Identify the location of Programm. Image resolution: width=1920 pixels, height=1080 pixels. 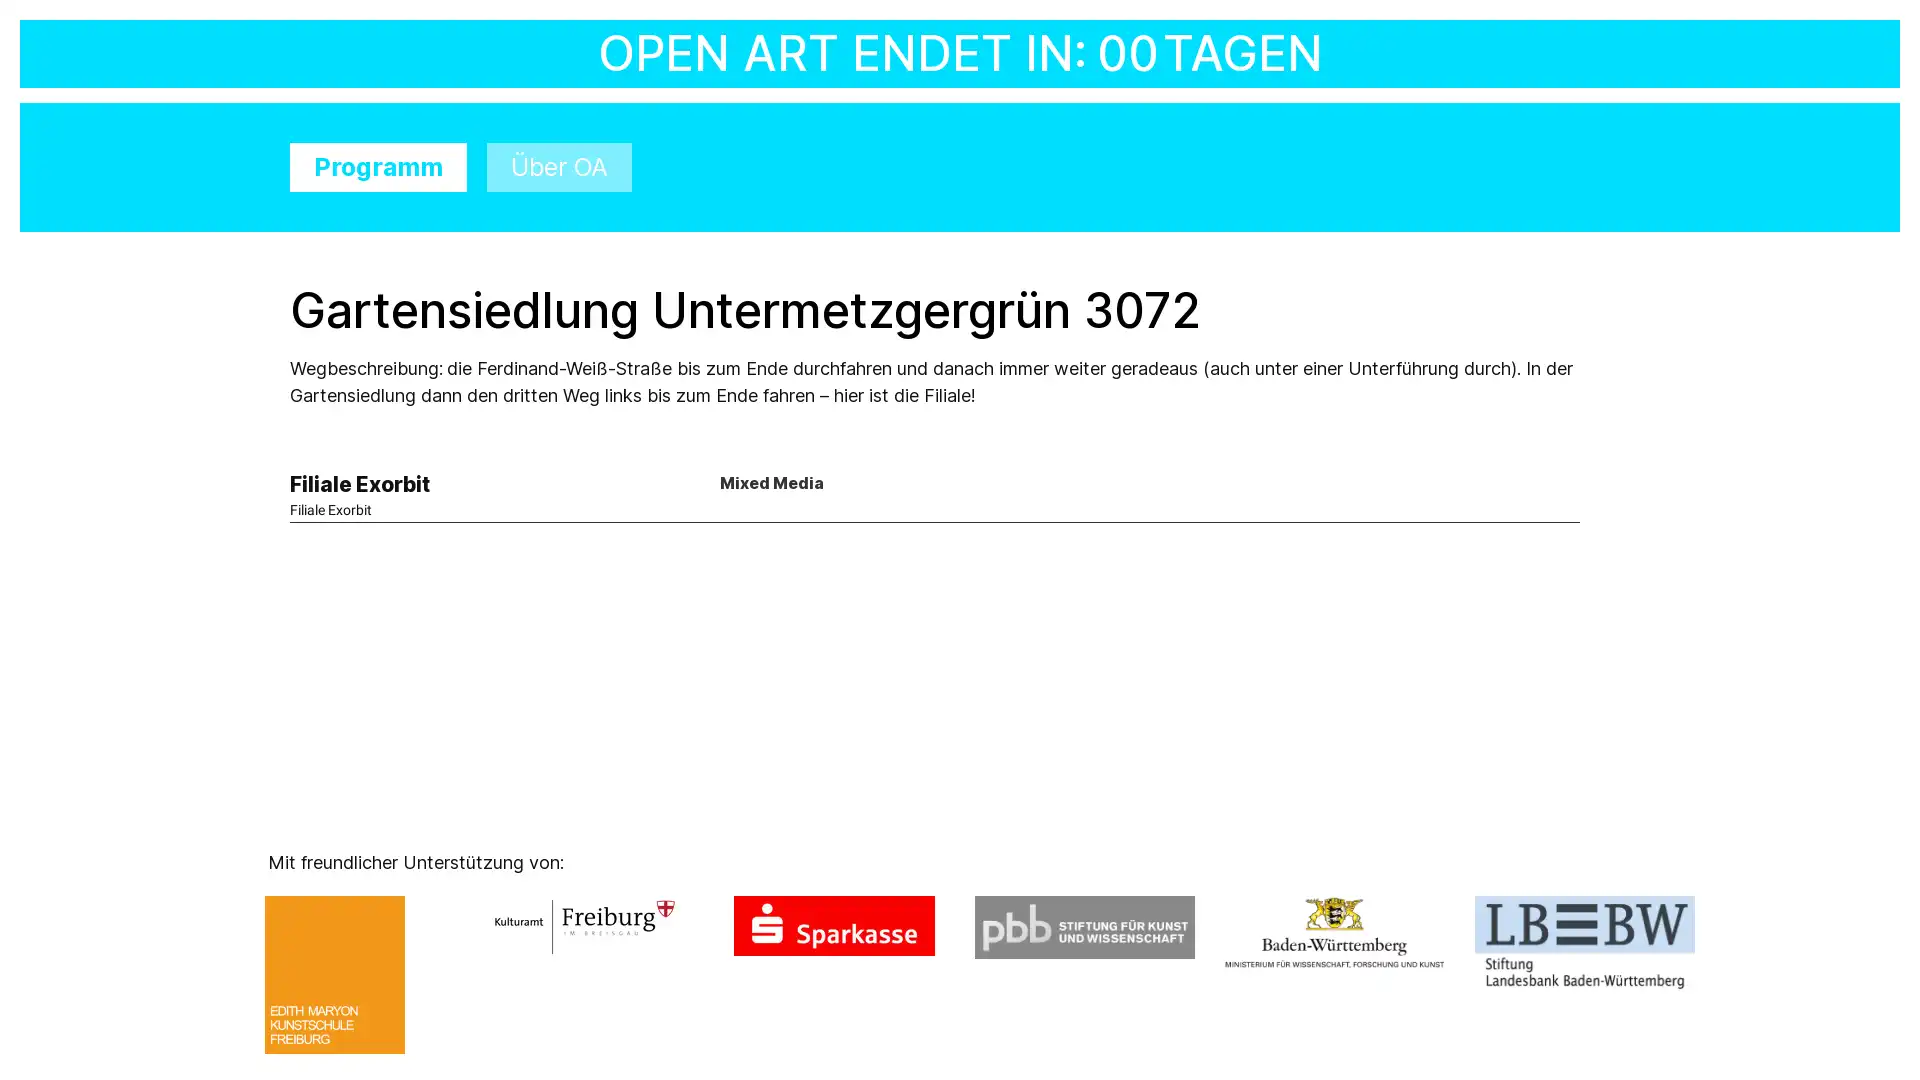
(378, 166).